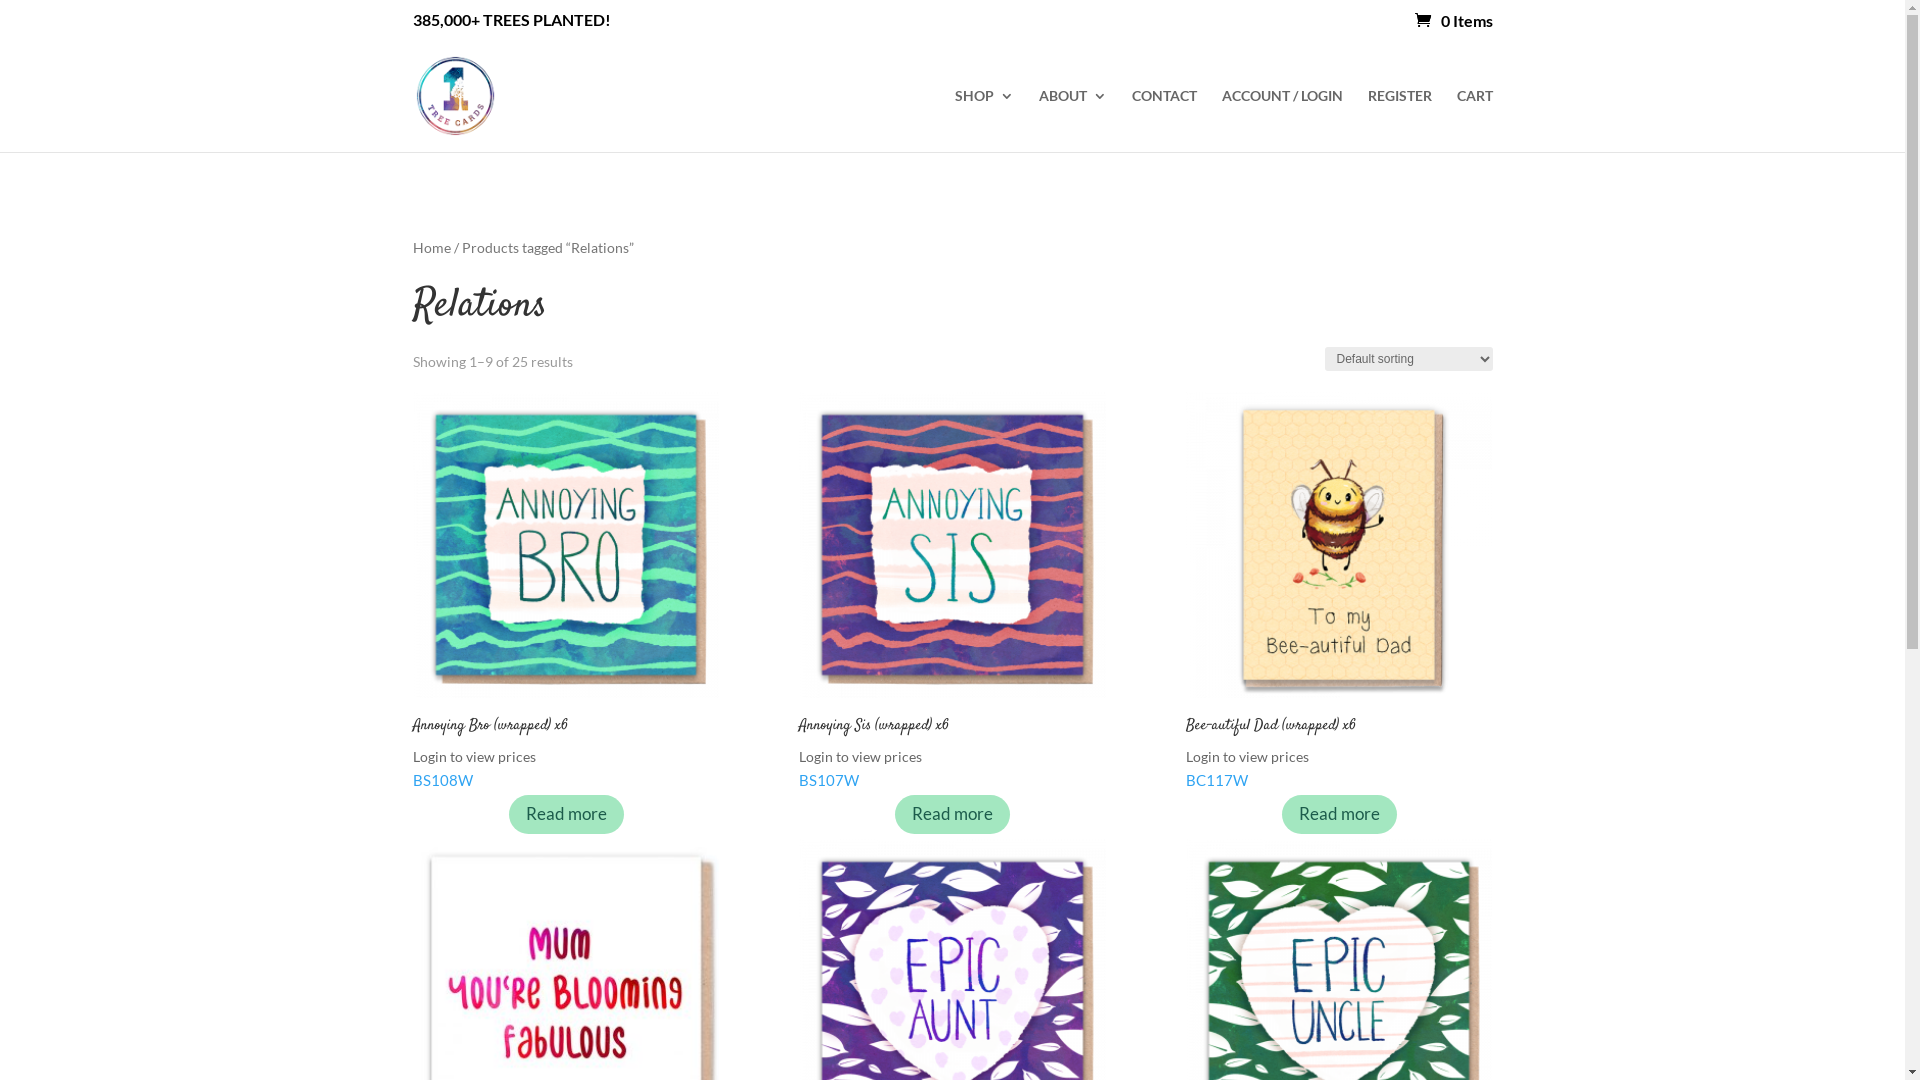 This screenshot has width=1920, height=1080. Describe the element at coordinates (1453, 20) in the screenshot. I see `'0 Items'` at that location.